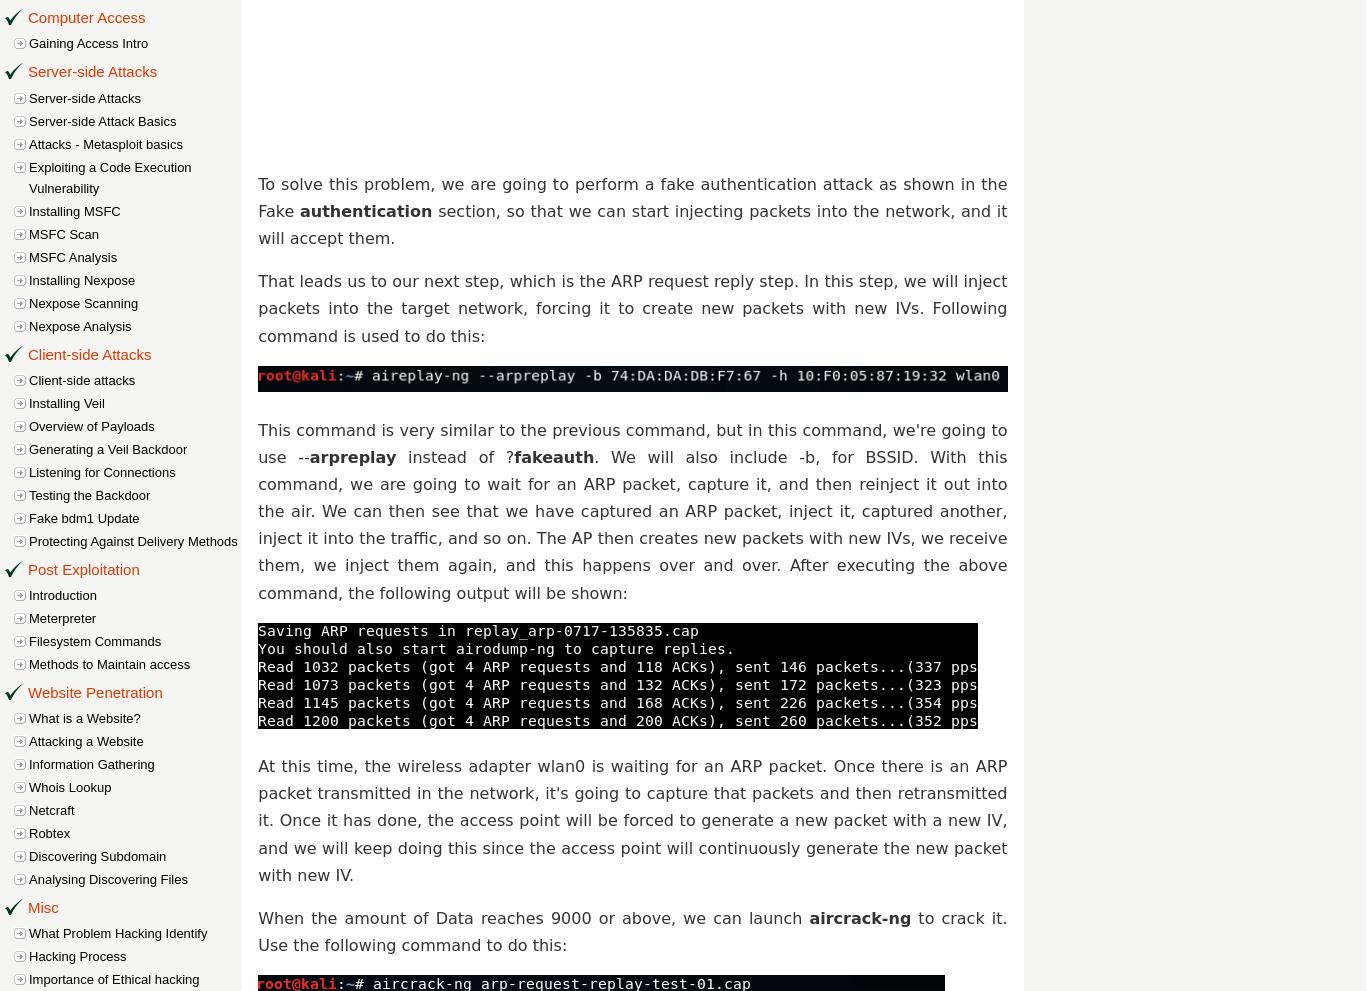 Image resolution: width=1368 pixels, height=991 pixels. Describe the element at coordinates (86, 16) in the screenshot. I see `'Computer Access'` at that location.